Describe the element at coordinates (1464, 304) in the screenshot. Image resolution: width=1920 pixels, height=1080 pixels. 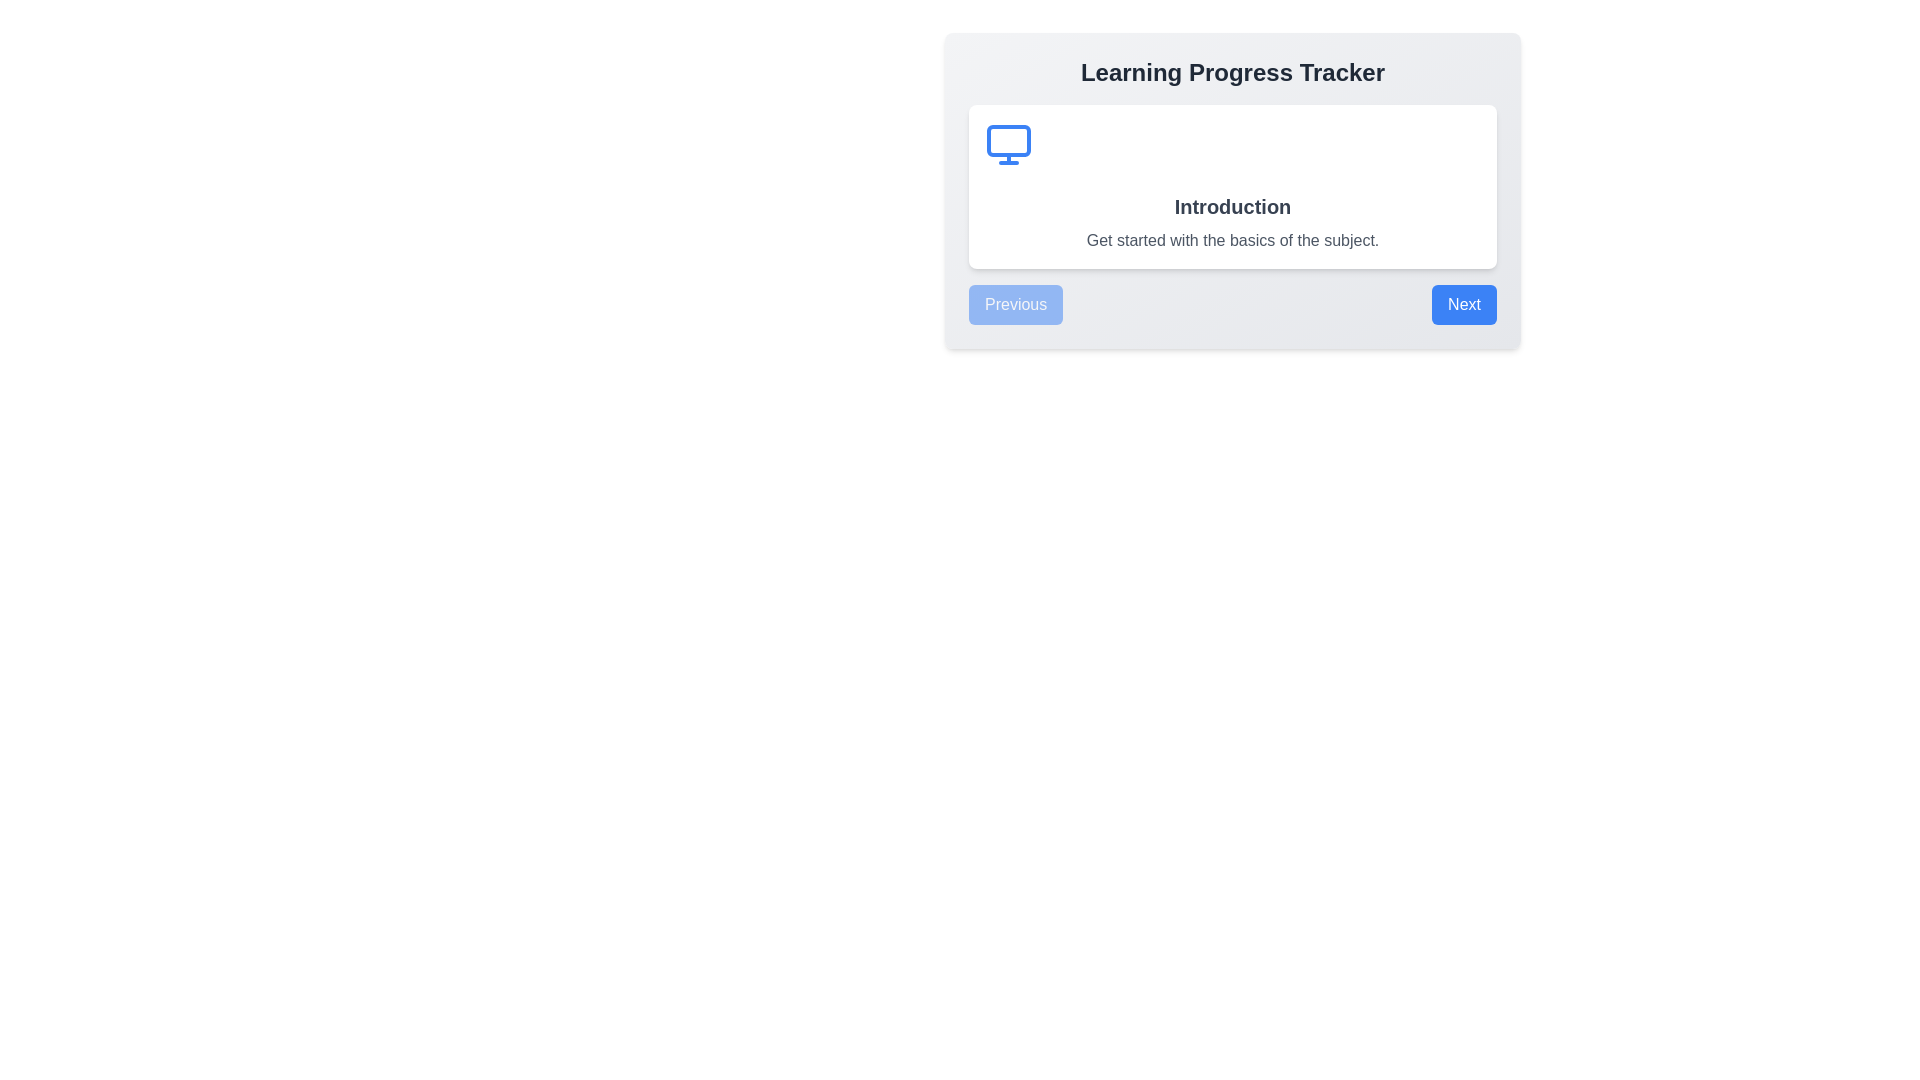
I see `the 'Next' button, which is a blue rectangular button with rounded corners and the text 'Next' centered in white, located at the bottom-right corner of a card element` at that location.